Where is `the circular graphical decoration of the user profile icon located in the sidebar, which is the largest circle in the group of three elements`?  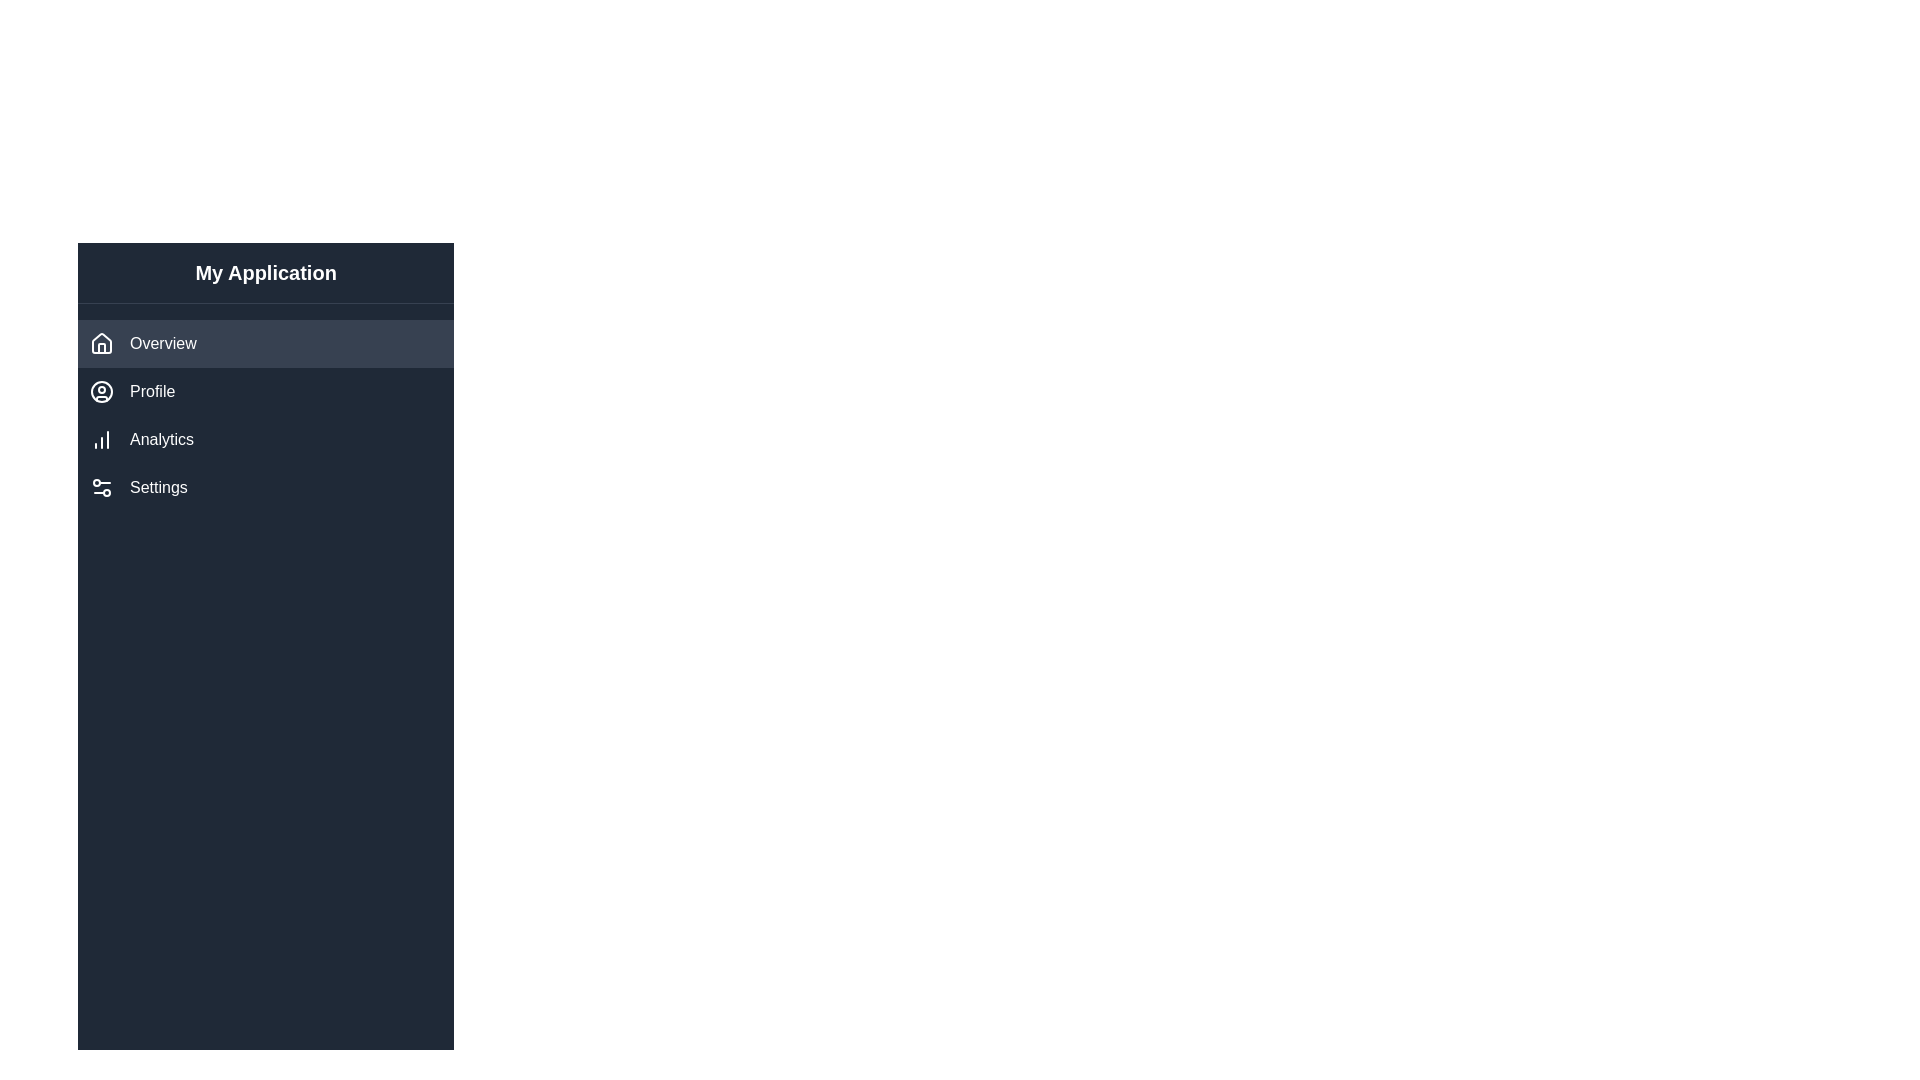
the circular graphical decoration of the user profile icon located in the sidebar, which is the largest circle in the group of three elements is located at coordinates (100, 392).